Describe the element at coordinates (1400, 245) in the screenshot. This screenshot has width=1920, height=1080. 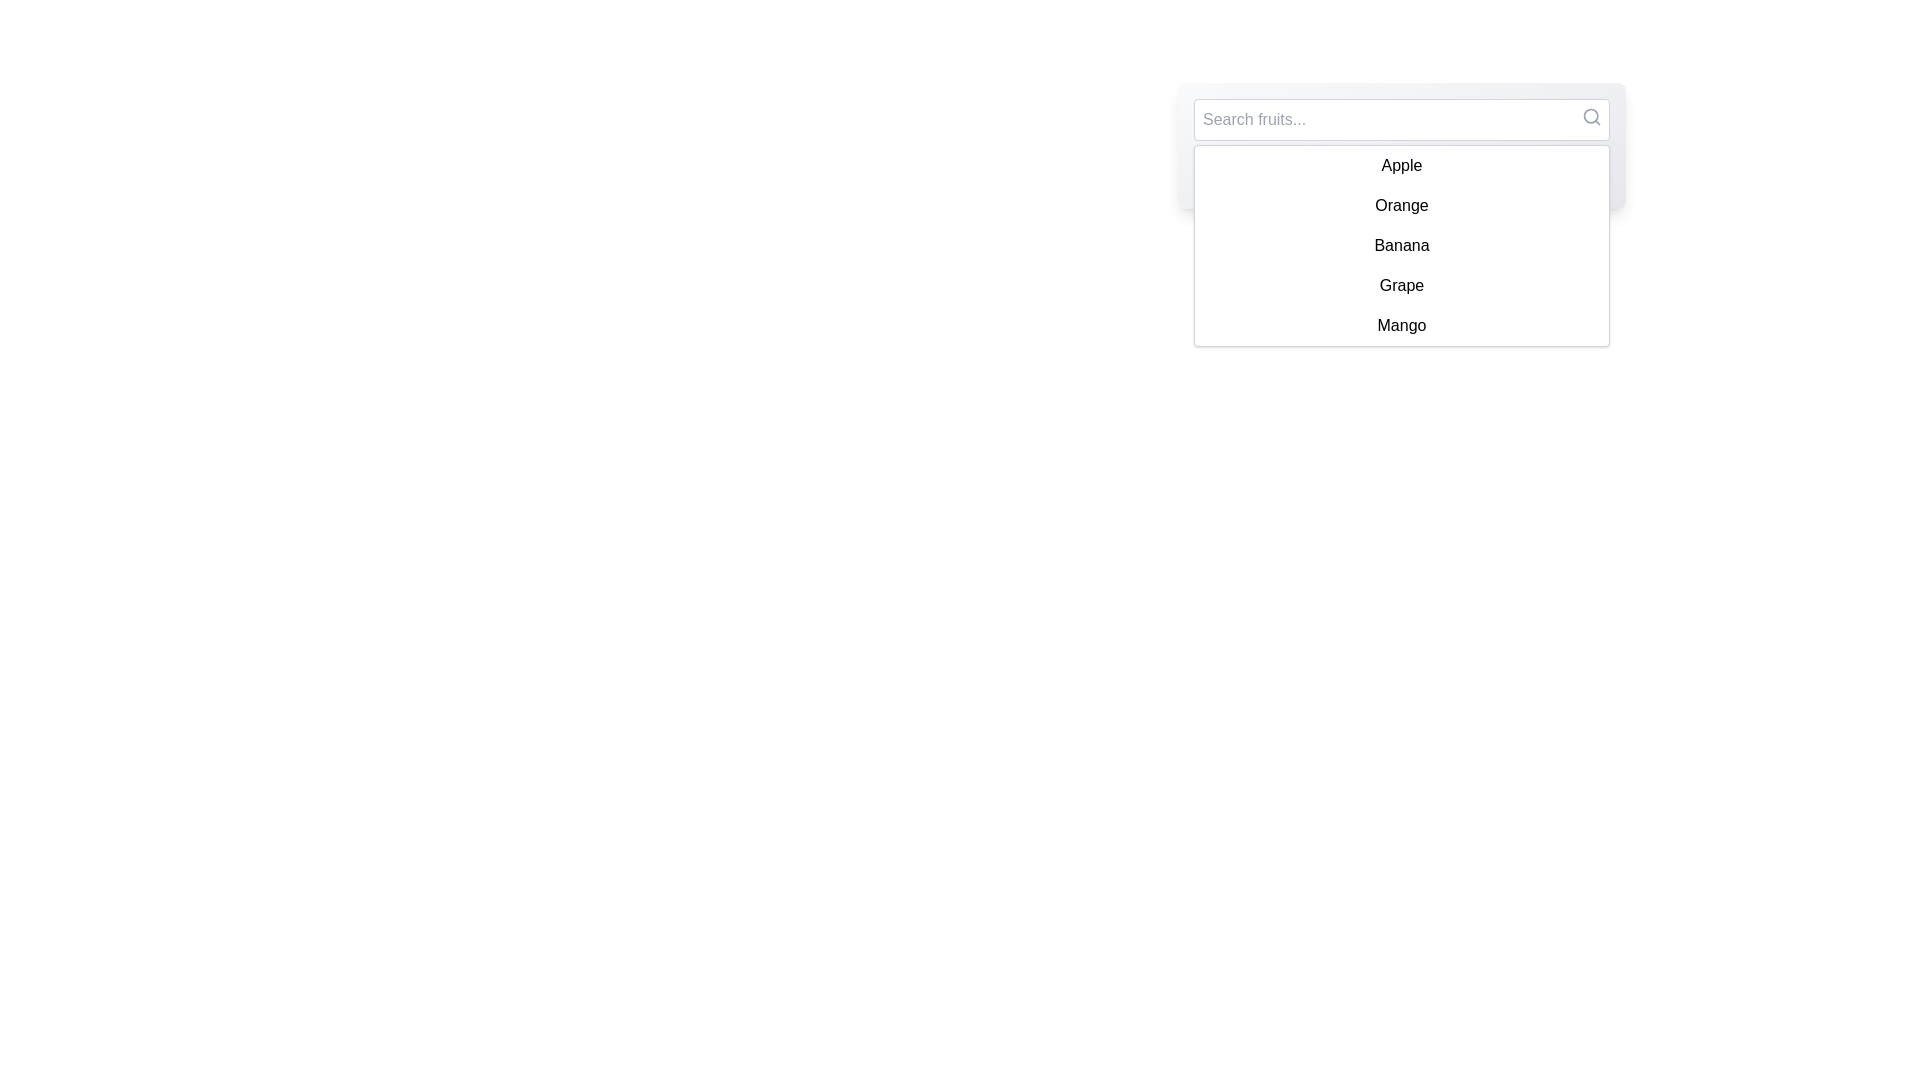
I see `the third item in the dropdown menu labeled 'Banana'` at that location.